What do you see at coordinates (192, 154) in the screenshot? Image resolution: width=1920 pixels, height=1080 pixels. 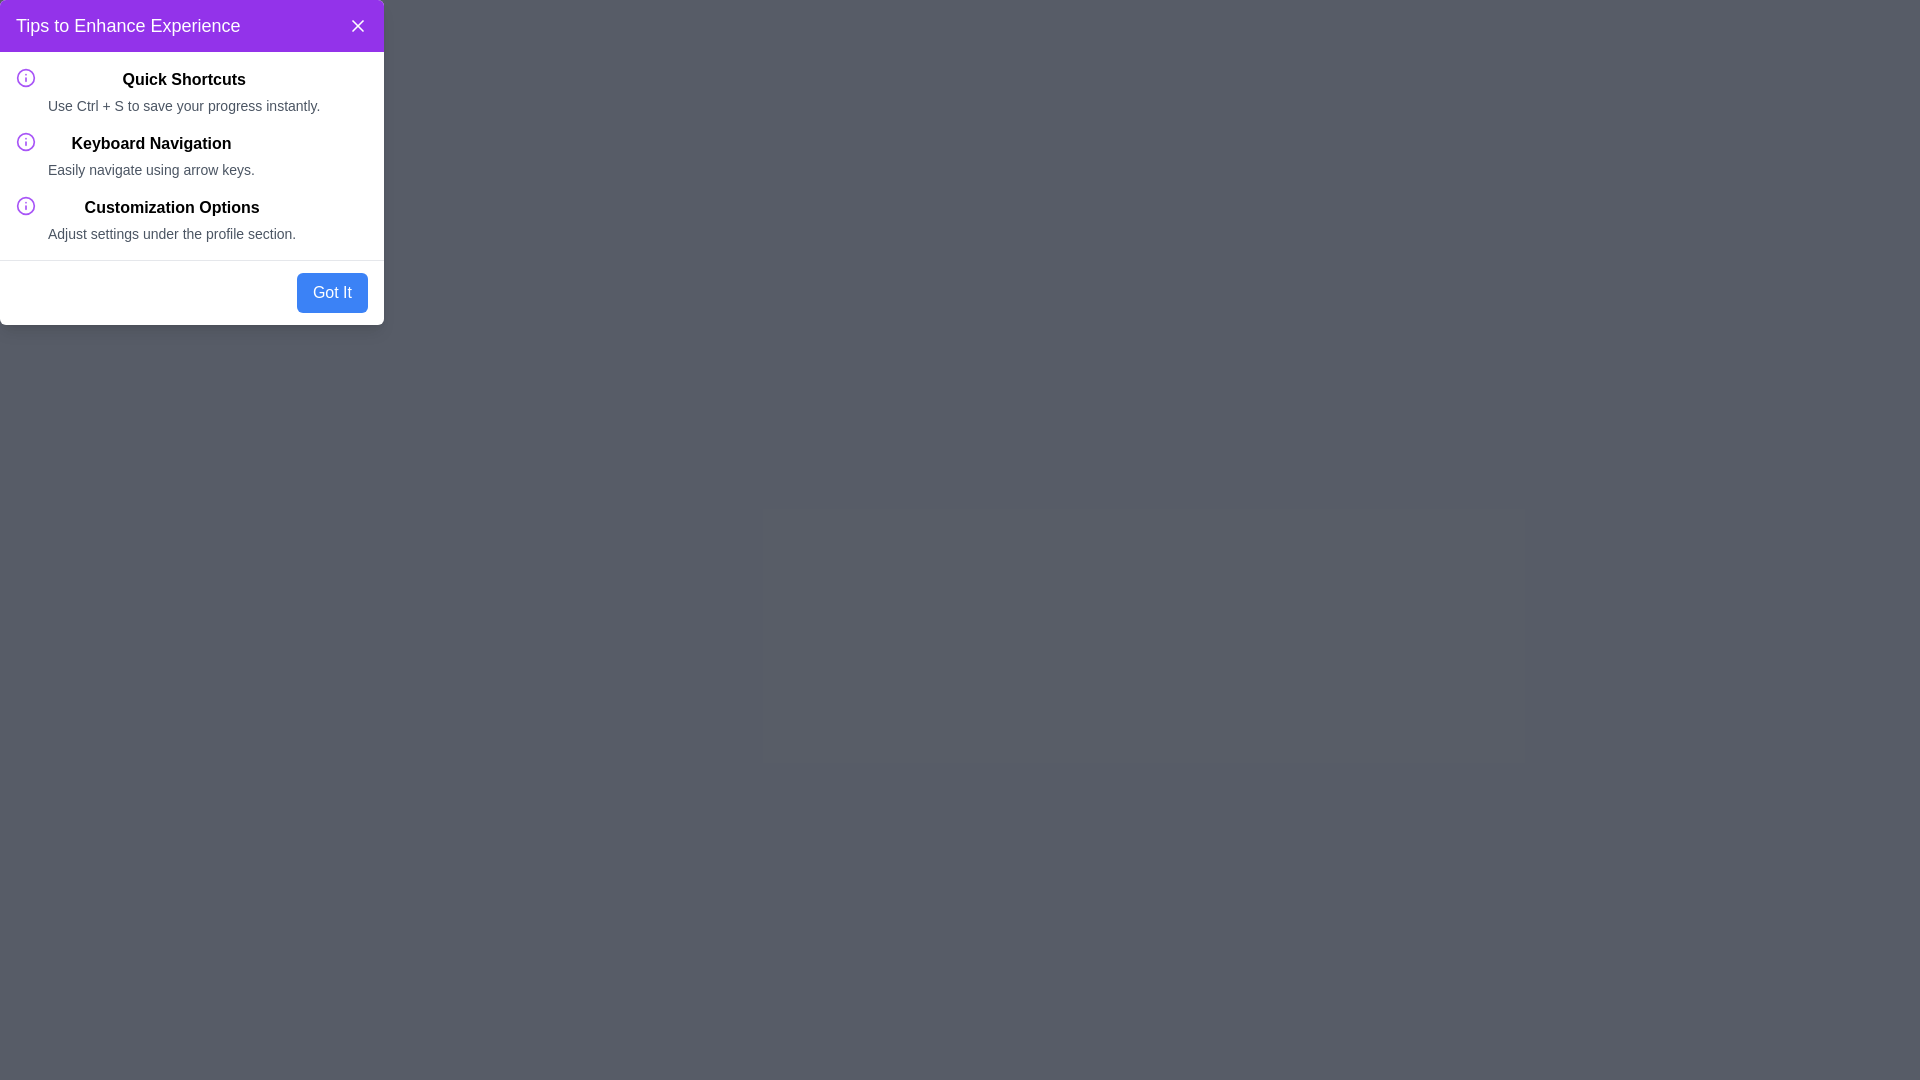 I see `the informational section containing the icon with a purple outlined circle and the text 'Keyboard Navigation' and 'Easily navigate using arrow keys'` at bounding box center [192, 154].